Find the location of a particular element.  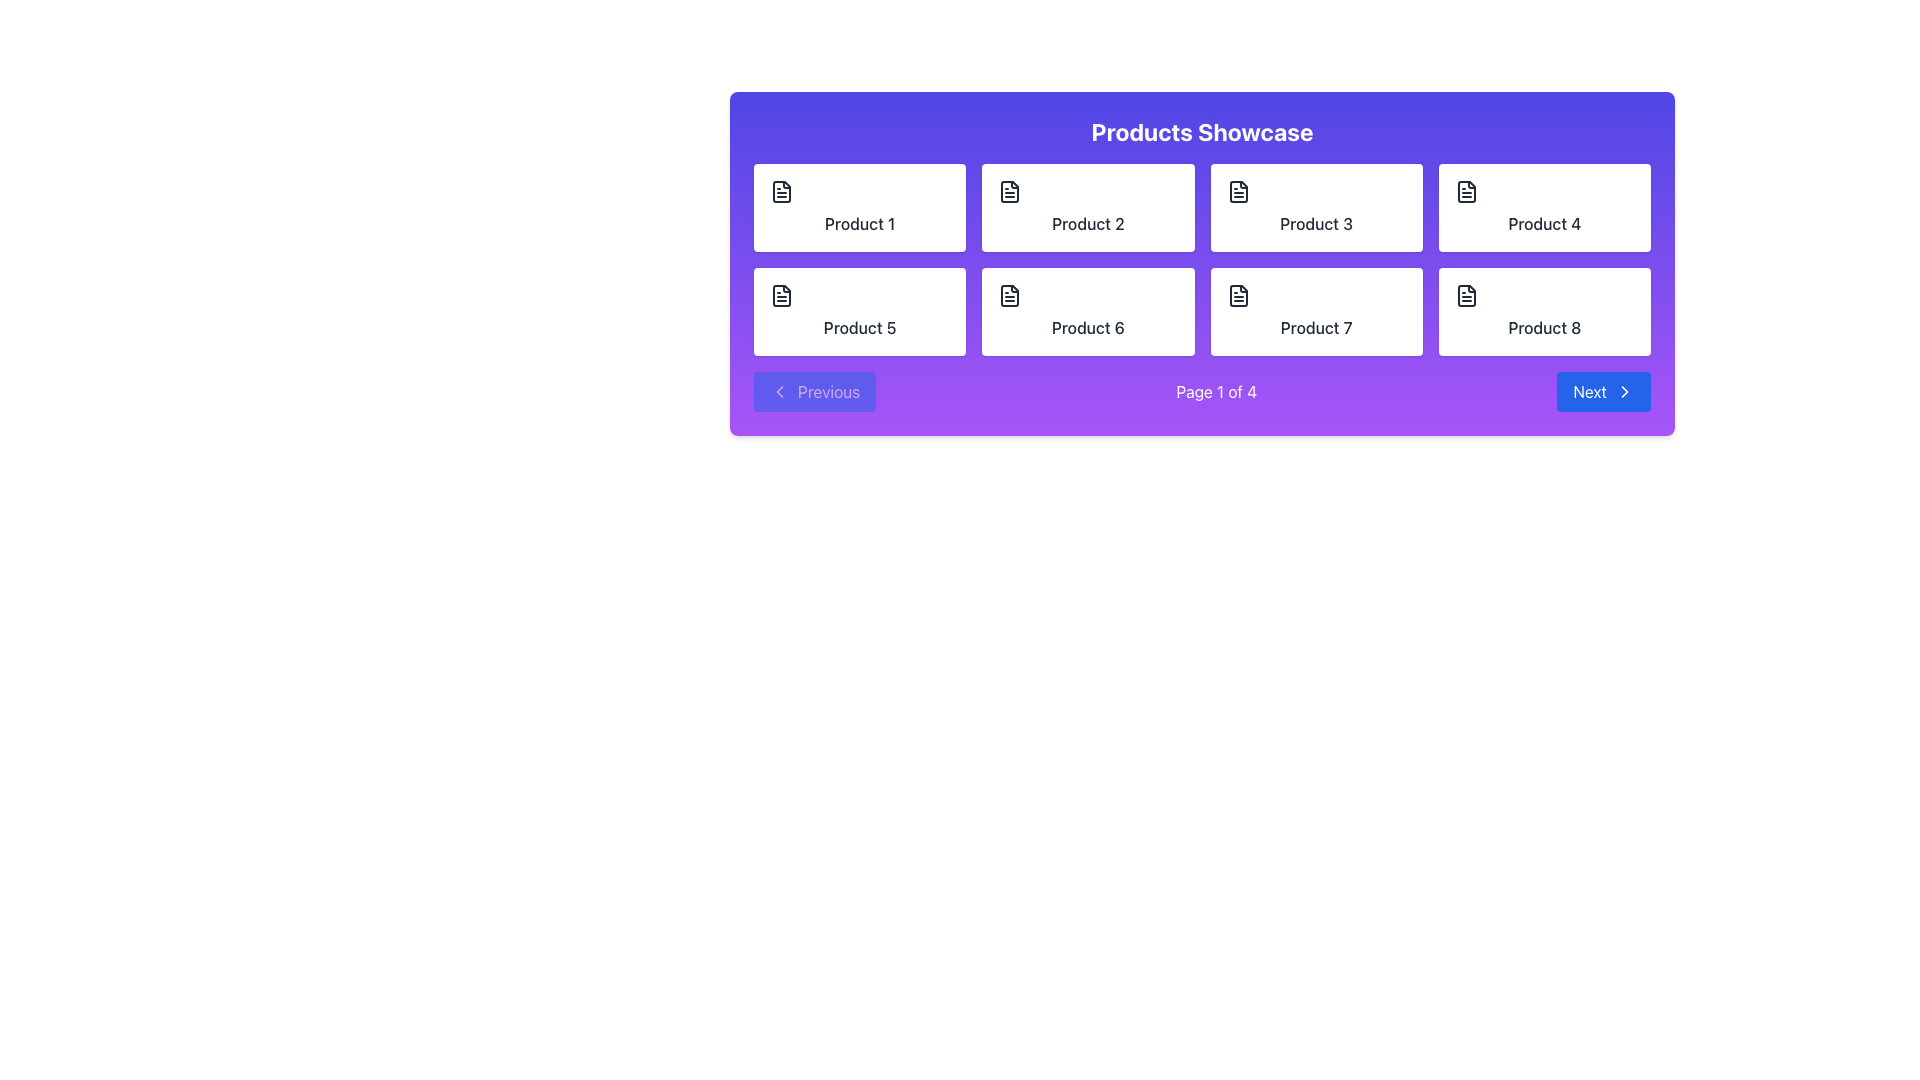

the text label displaying 'Product 4', which is styled with medium weight and center alignment, located in the fourth column of the top row within a grid of product entries is located at coordinates (1543, 223).